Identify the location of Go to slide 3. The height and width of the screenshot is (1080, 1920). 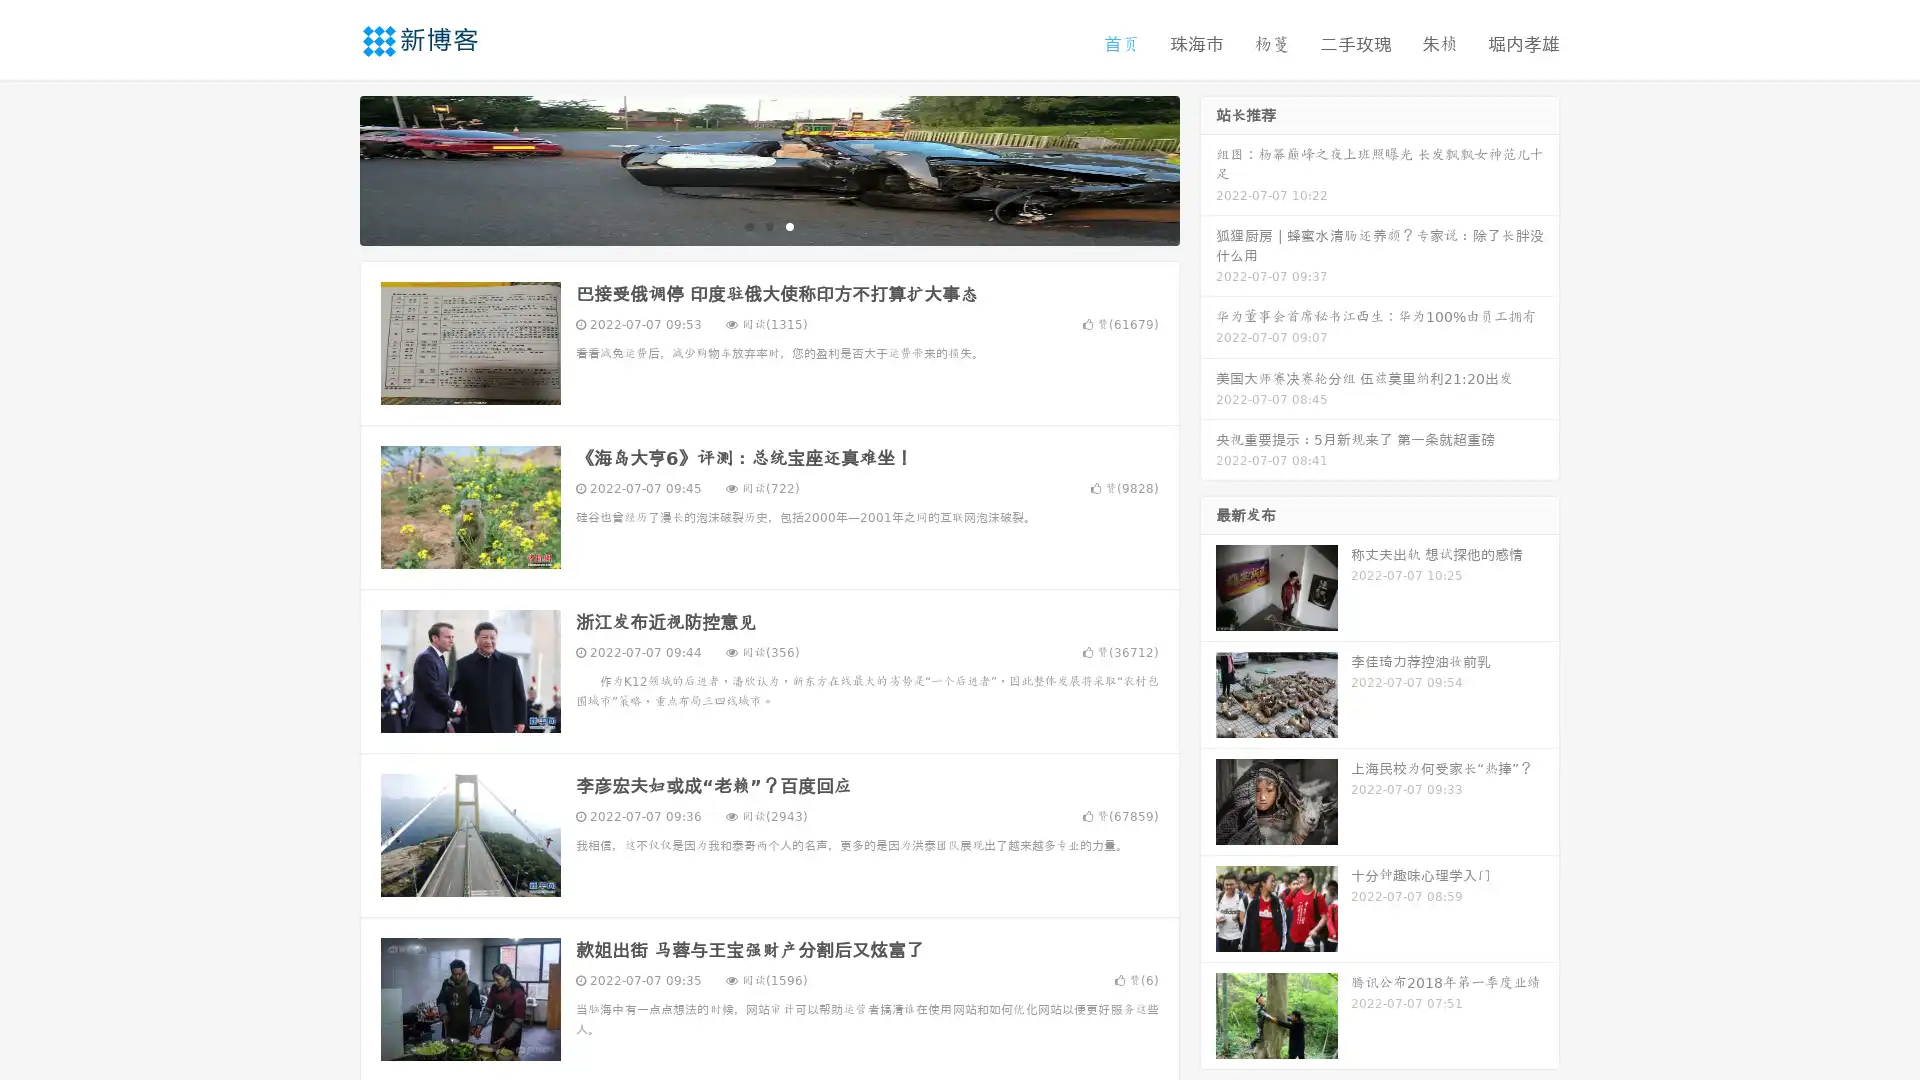
(789, 225).